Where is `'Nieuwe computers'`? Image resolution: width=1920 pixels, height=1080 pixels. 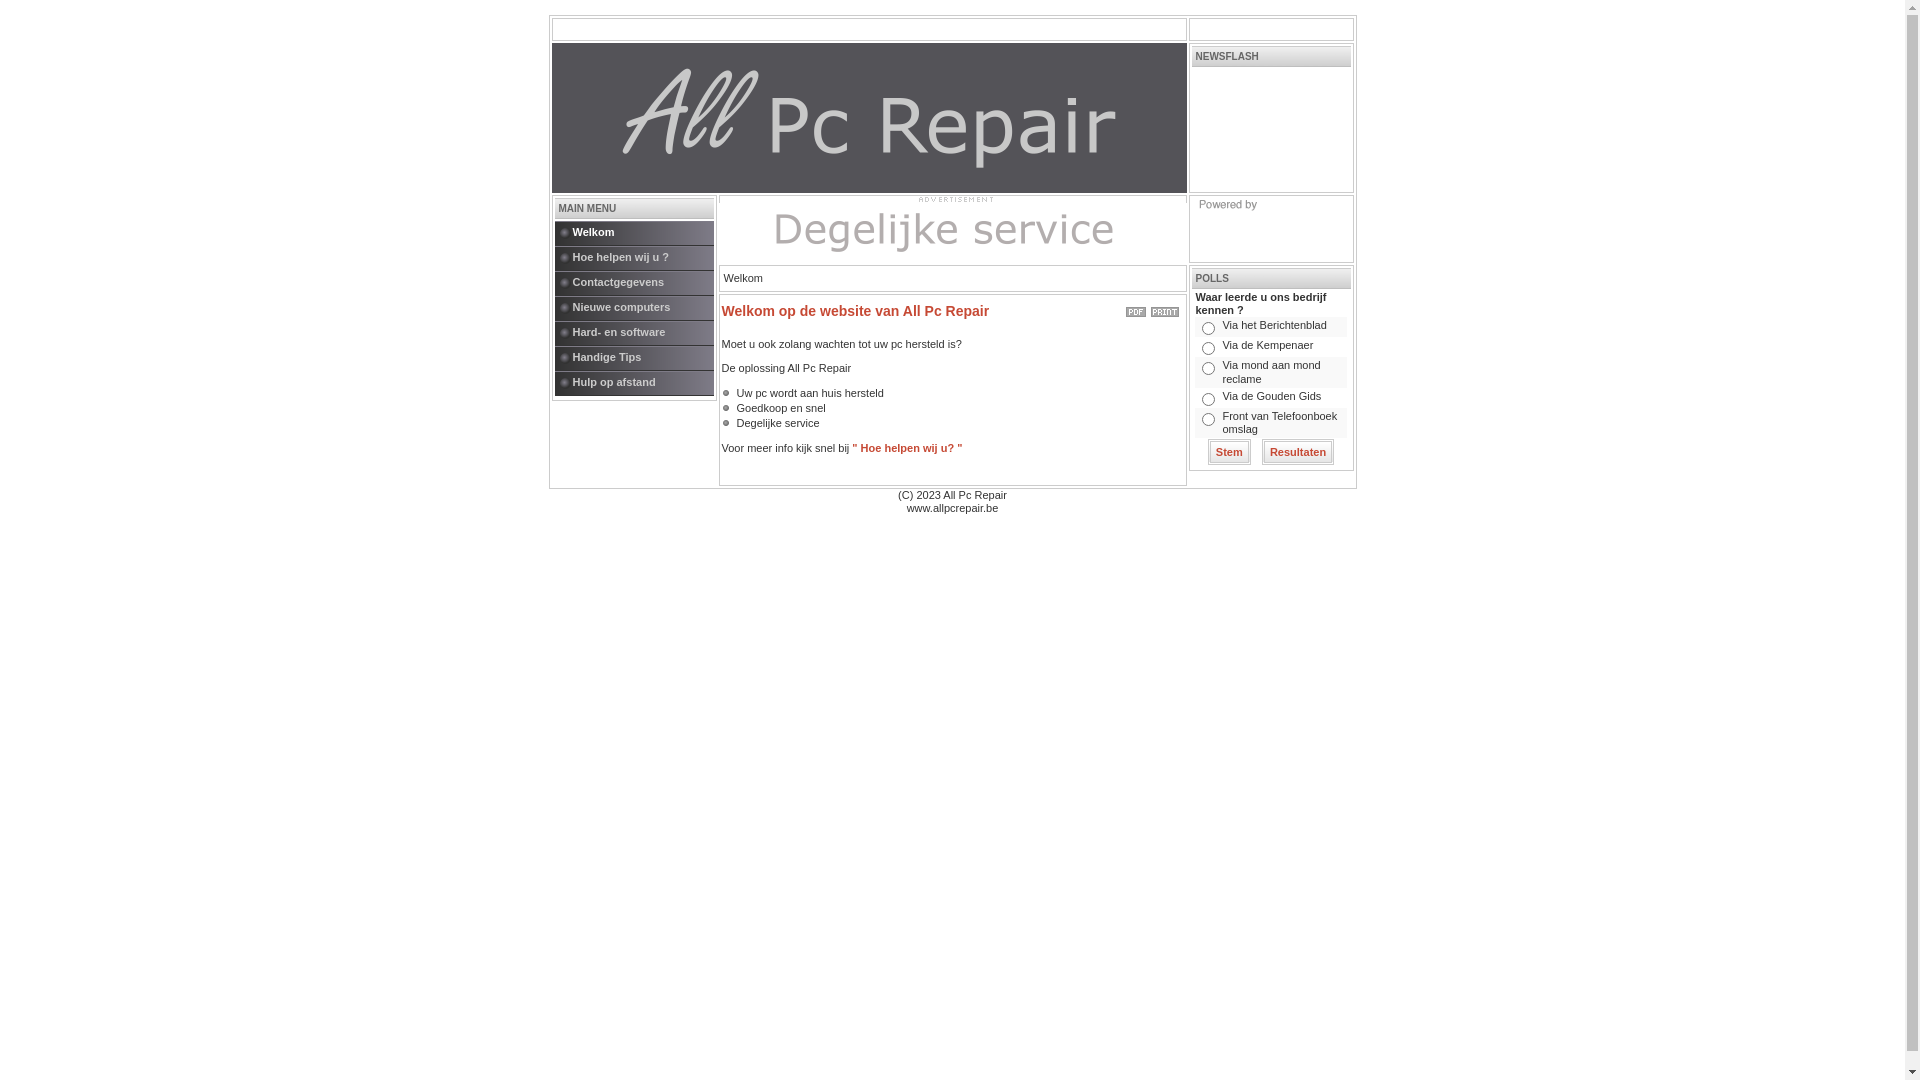
'Nieuwe computers' is located at coordinates (642, 308).